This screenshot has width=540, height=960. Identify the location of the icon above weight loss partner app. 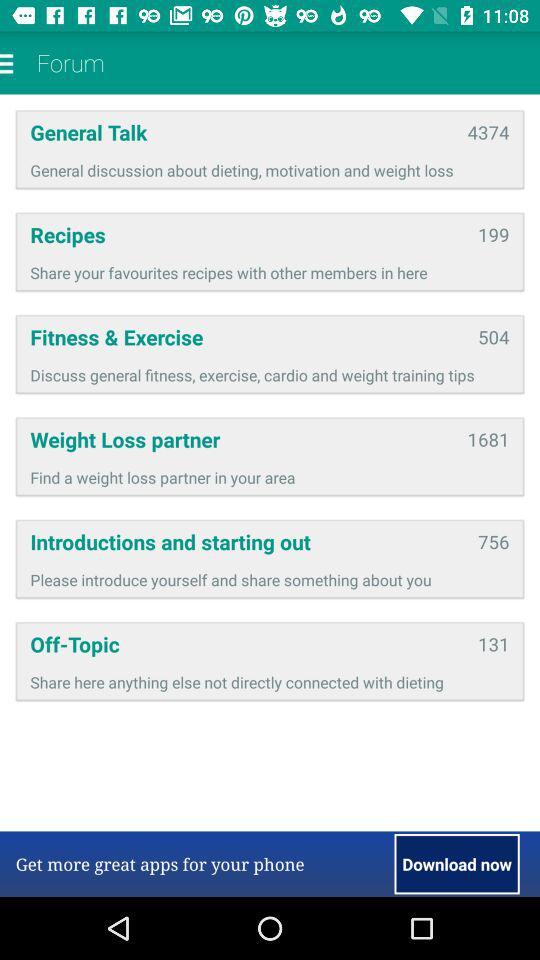
(270, 374).